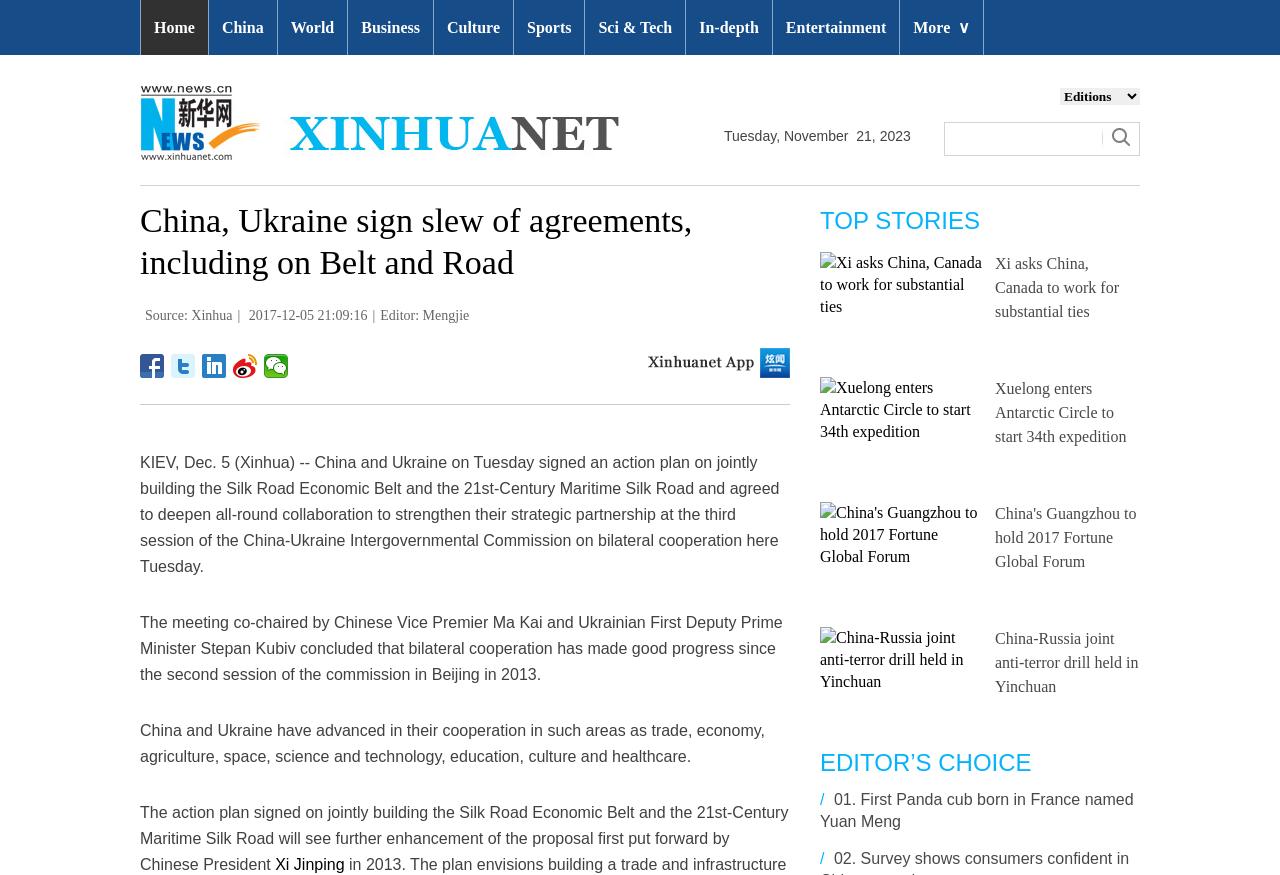 The width and height of the screenshot is (1280, 875). What do you see at coordinates (924, 761) in the screenshot?
I see `'EDITOR’S CHOICE'` at bounding box center [924, 761].